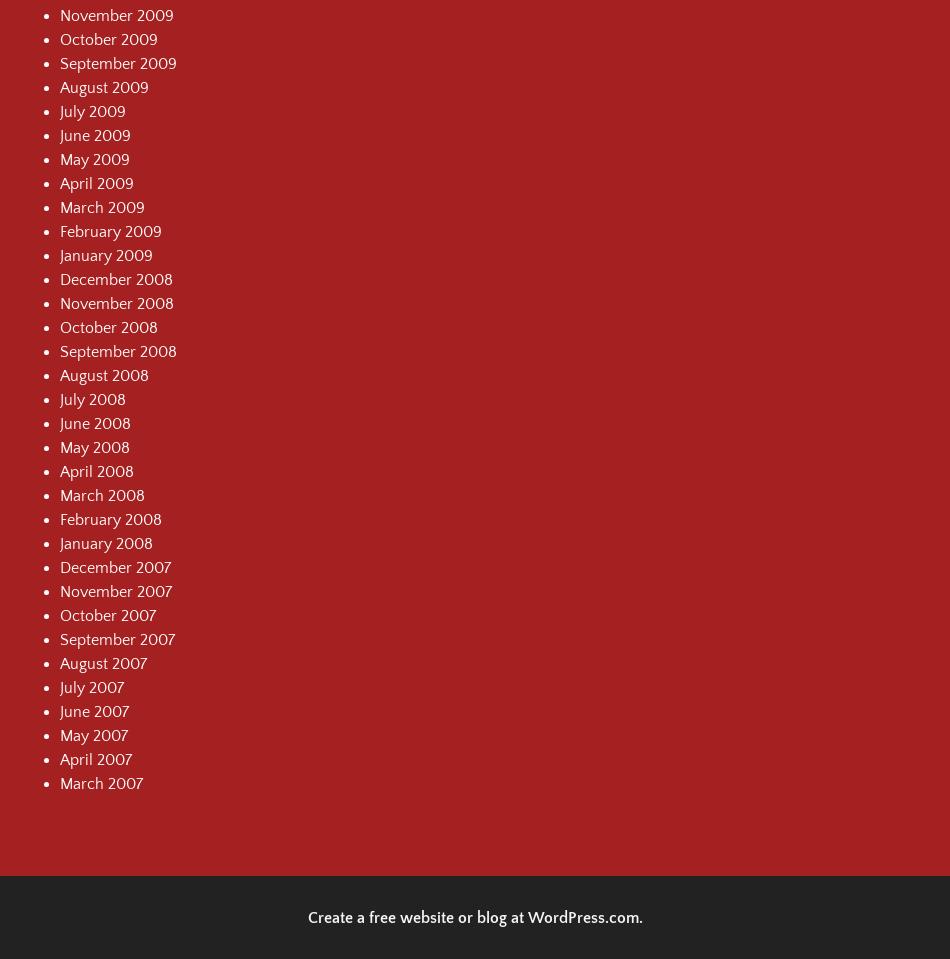 The width and height of the screenshot is (950, 959). What do you see at coordinates (104, 374) in the screenshot?
I see `'August 2008'` at bounding box center [104, 374].